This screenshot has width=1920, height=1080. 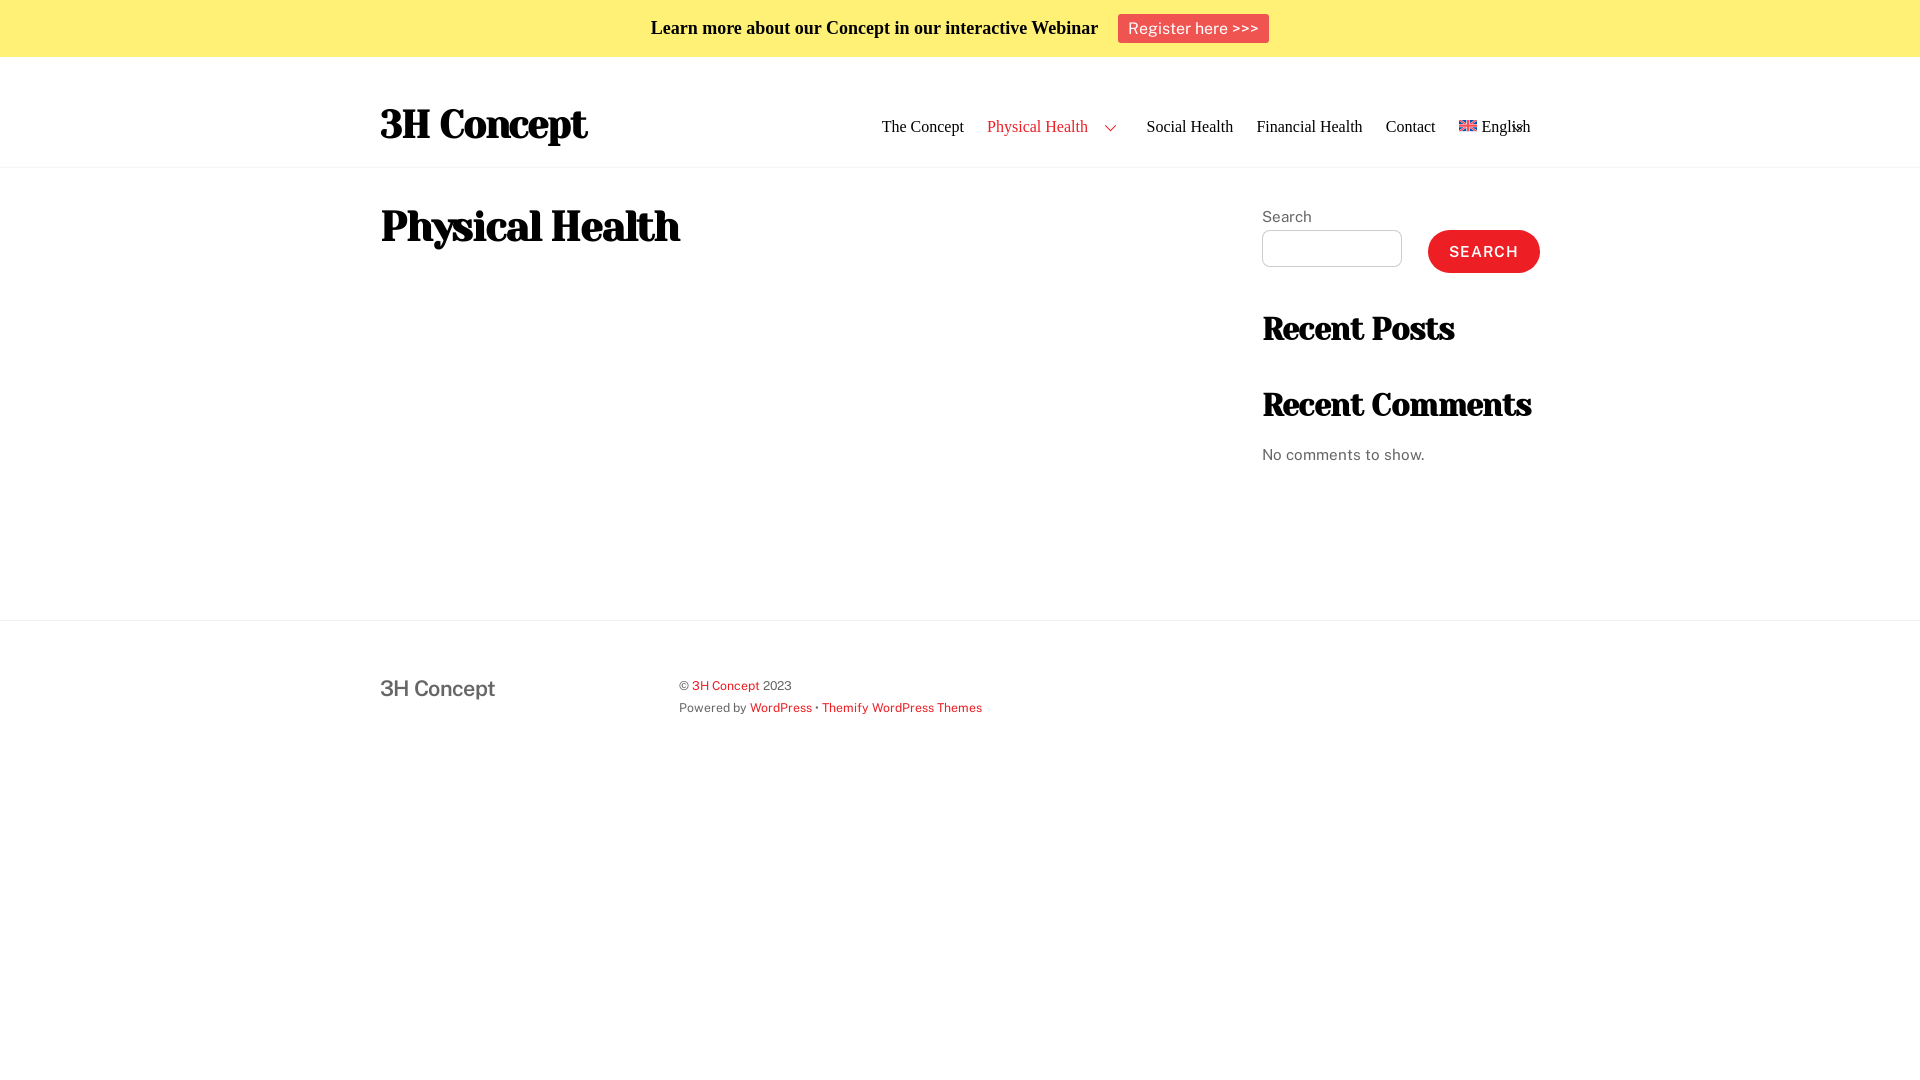 I want to click on '3H Concept', so click(x=379, y=124).